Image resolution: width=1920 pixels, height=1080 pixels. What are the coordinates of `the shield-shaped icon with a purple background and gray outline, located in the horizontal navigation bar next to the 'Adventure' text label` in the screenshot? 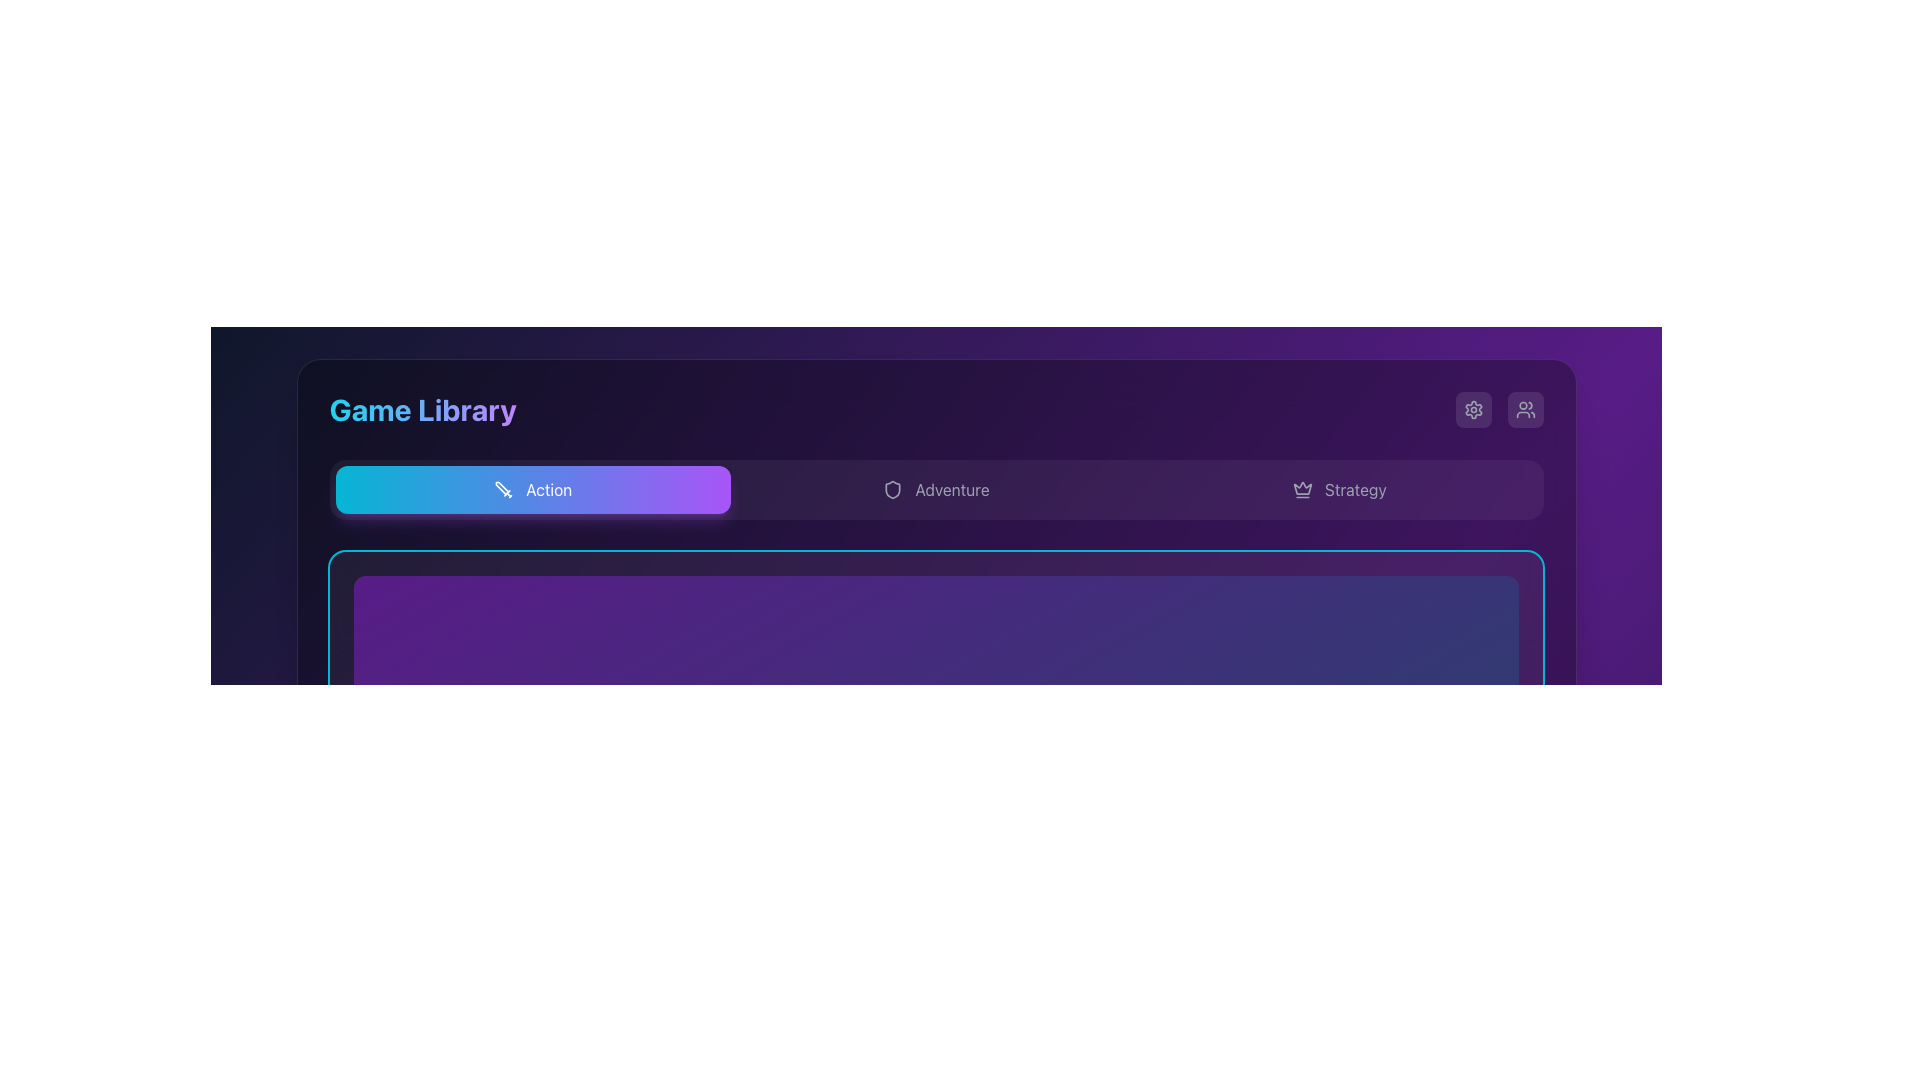 It's located at (892, 489).